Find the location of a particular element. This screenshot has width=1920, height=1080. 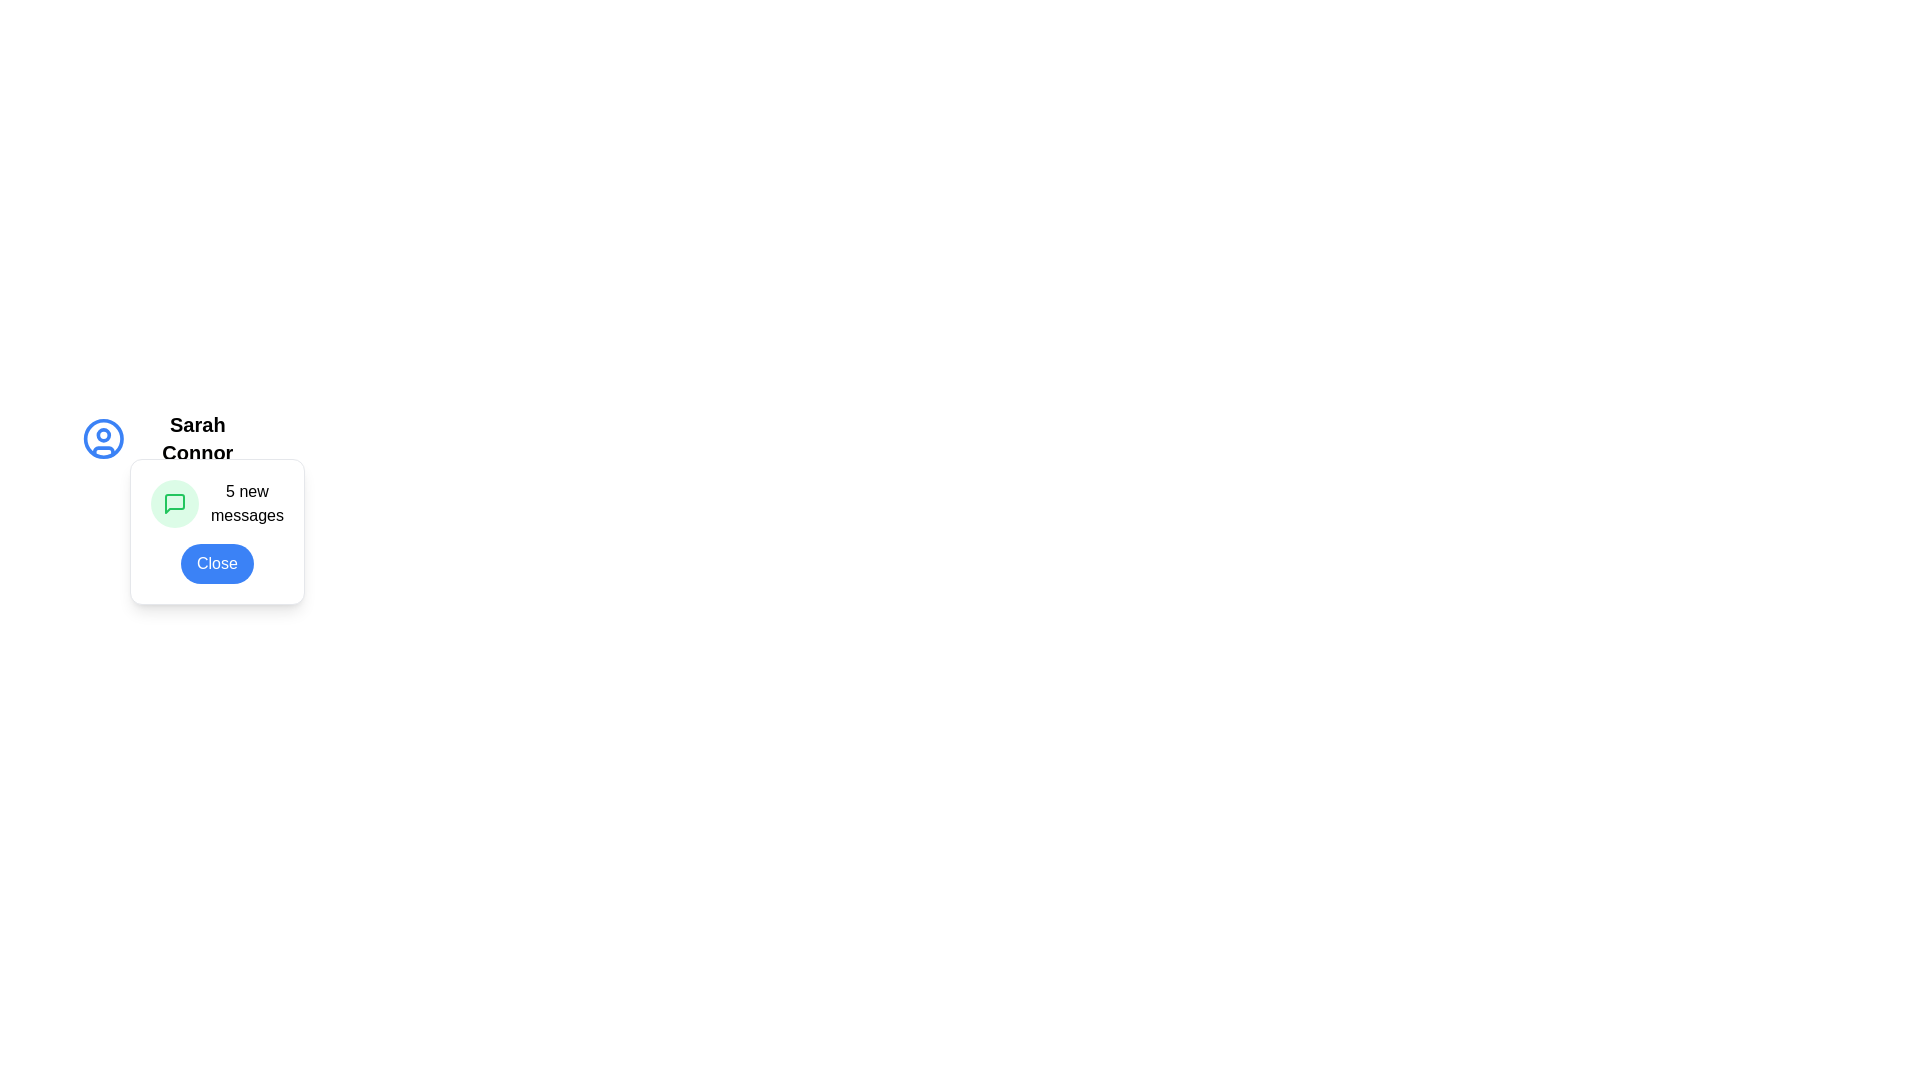

details of the Notification panel located below 'Sarah Connor' and slightly right-aligned, by clicking on it is located at coordinates (217, 531).